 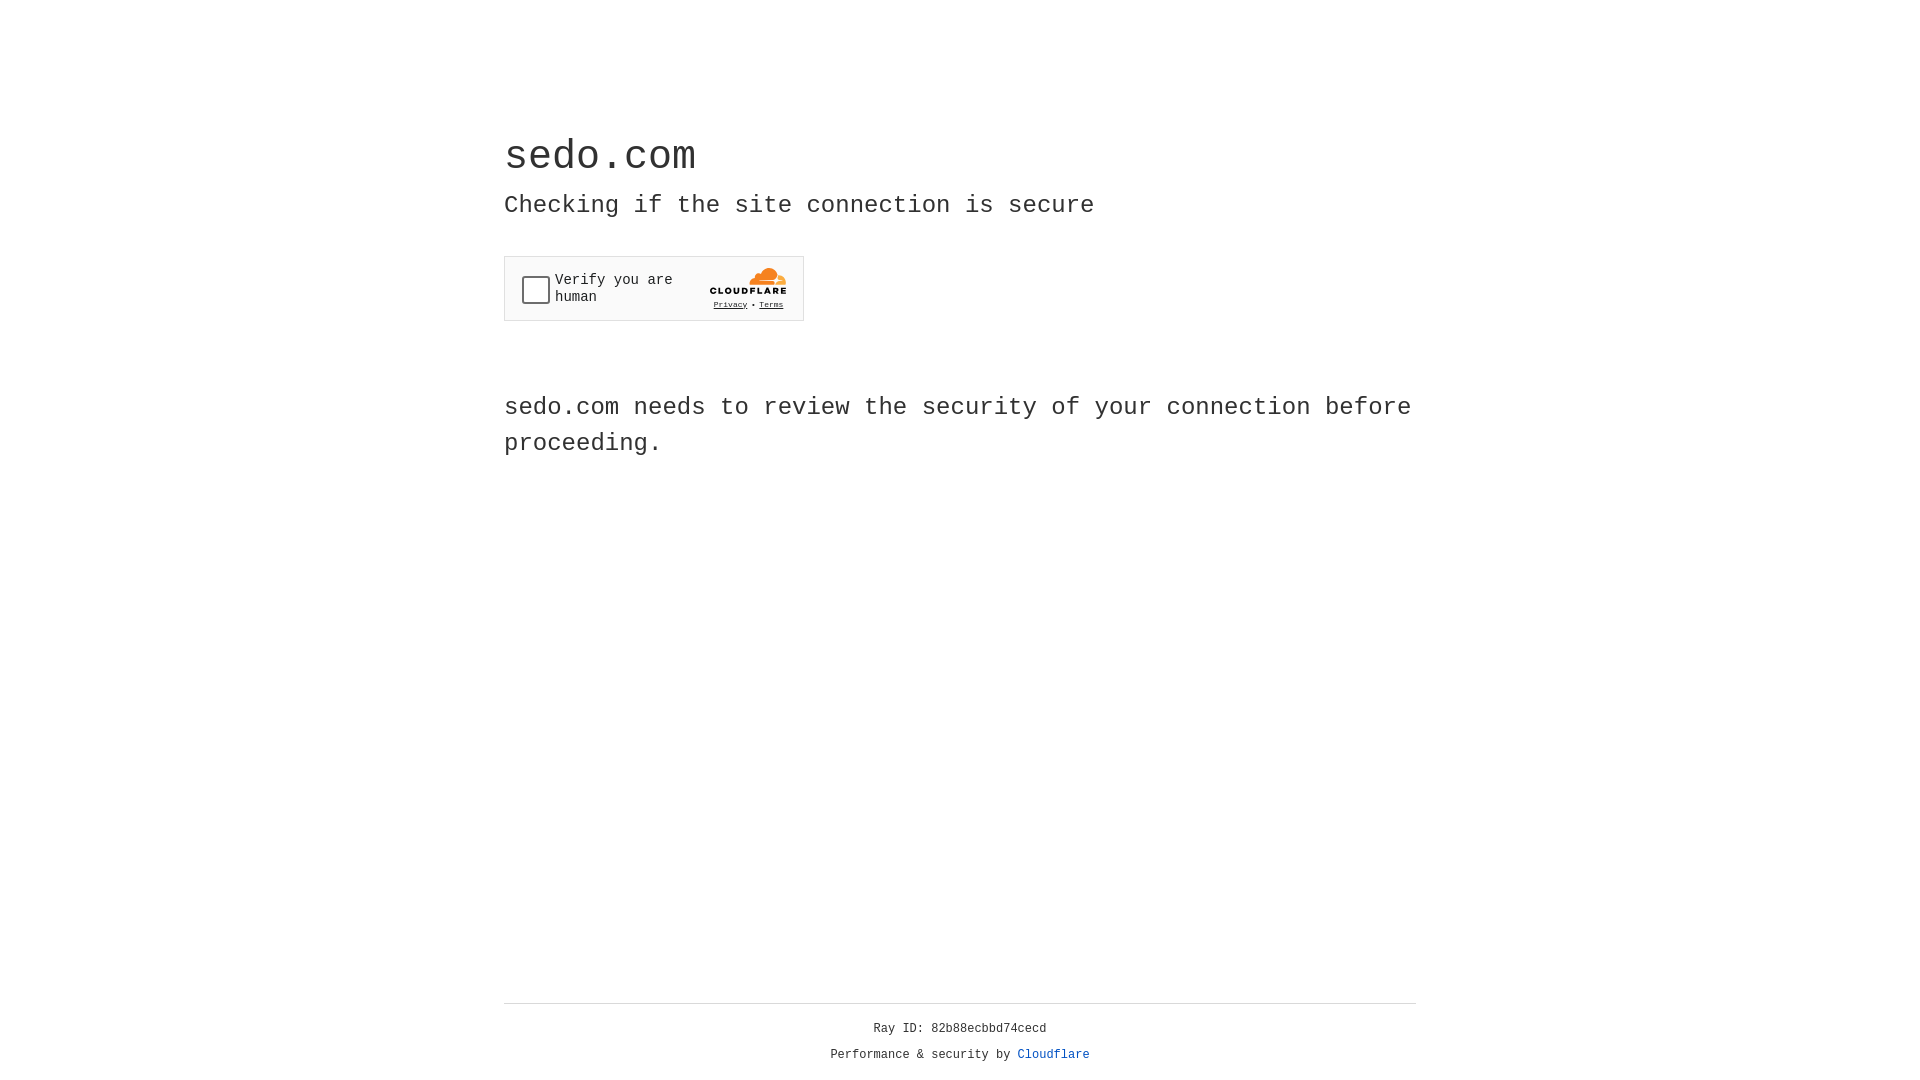 What do you see at coordinates (653, 288) in the screenshot?
I see `'Widget containing a Cloudflare security challenge'` at bounding box center [653, 288].